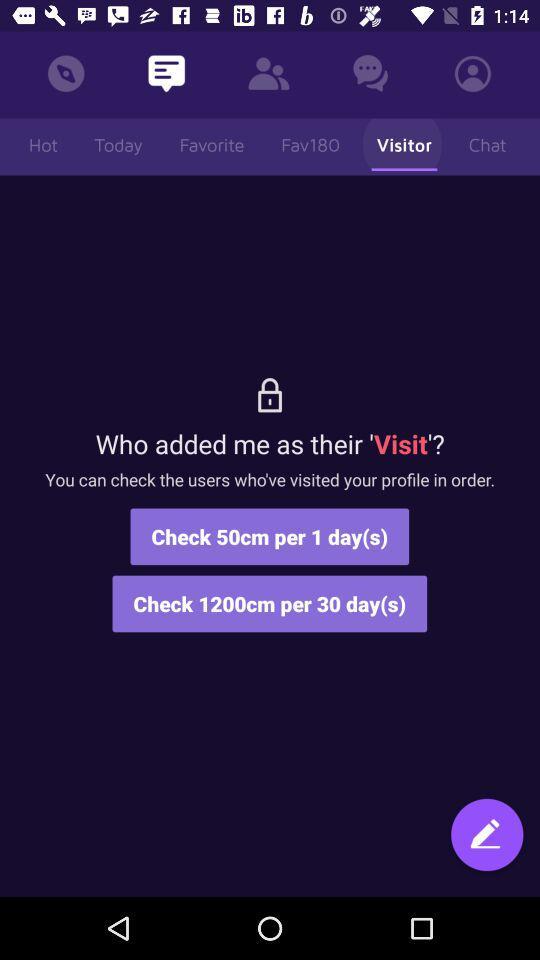 This screenshot has width=540, height=960. What do you see at coordinates (486, 843) in the screenshot?
I see `the edit icon` at bounding box center [486, 843].